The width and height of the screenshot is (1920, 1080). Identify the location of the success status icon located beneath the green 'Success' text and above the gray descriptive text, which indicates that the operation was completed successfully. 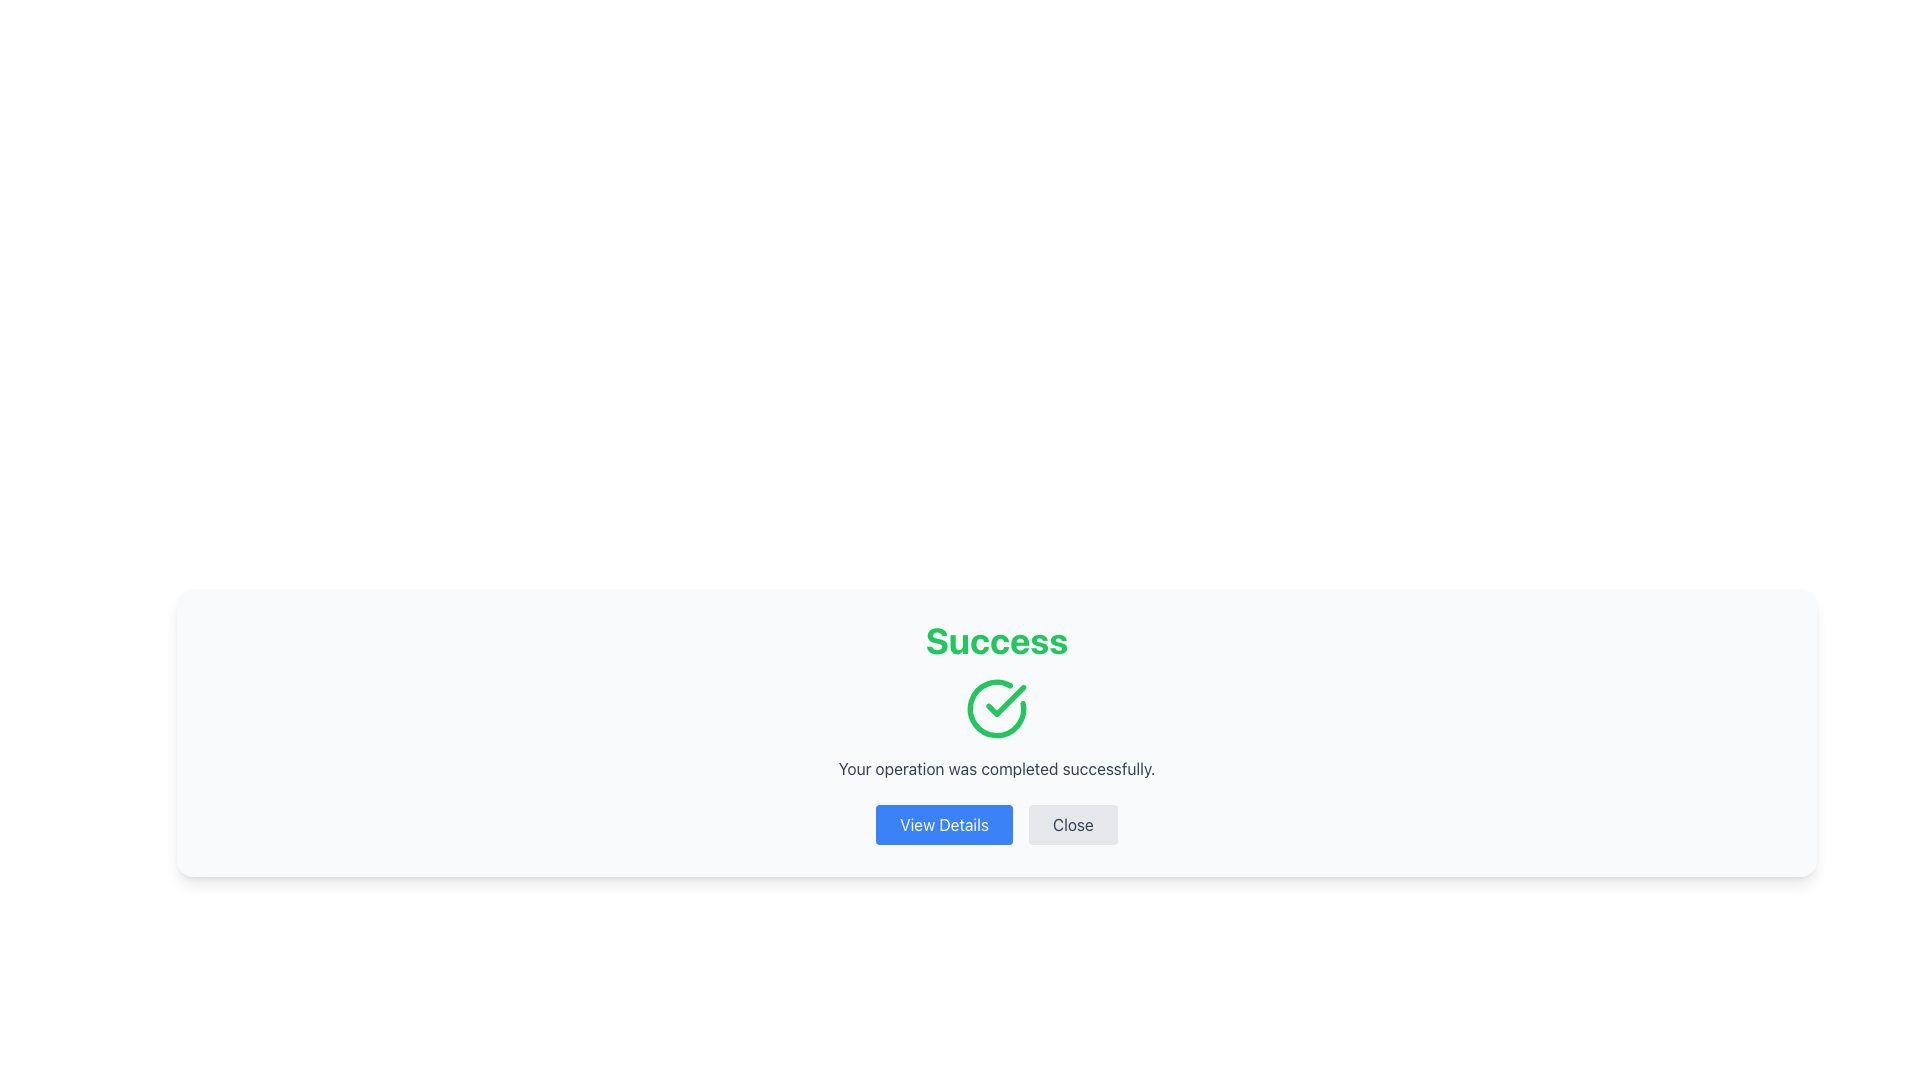
(997, 708).